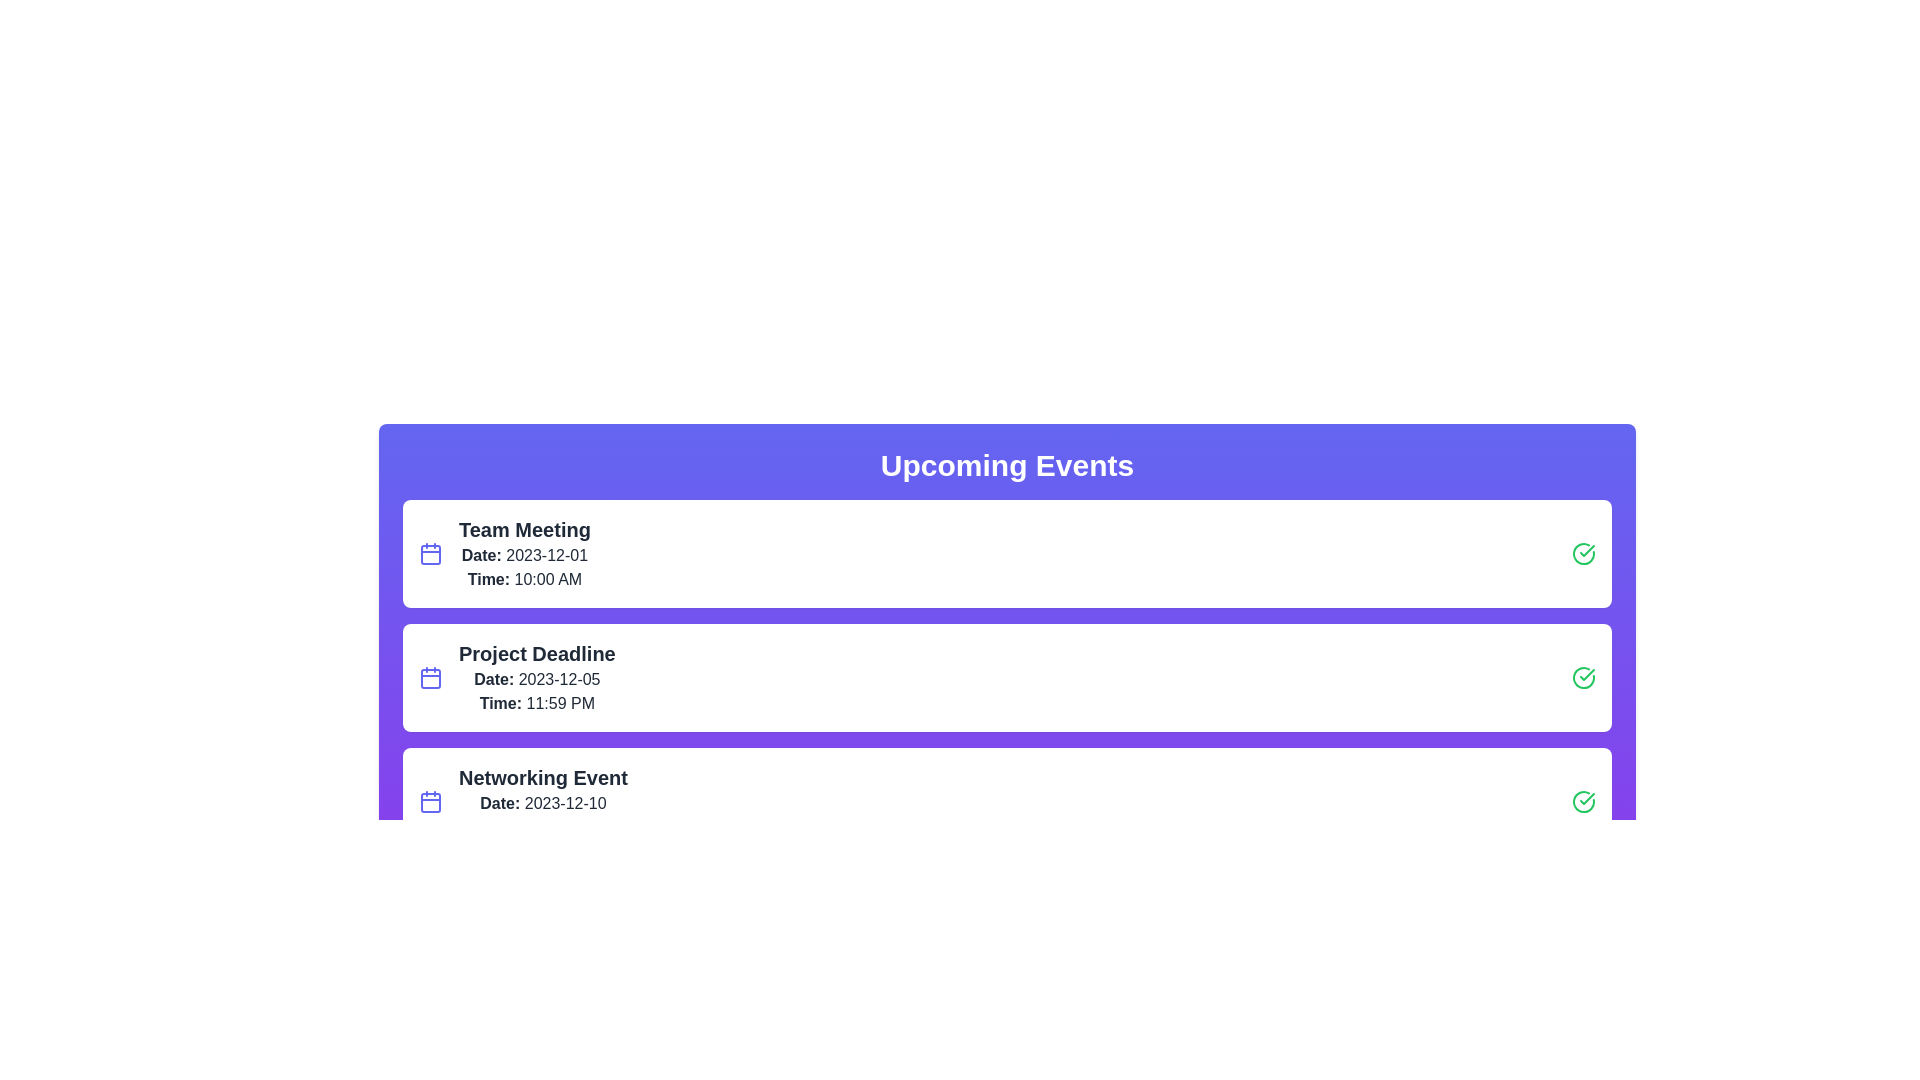 The height and width of the screenshot is (1080, 1920). What do you see at coordinates (430, 801) in the screenshot?
I see `the calendar icon representing the start date of the 'Networking Event' in the third row` at bounding box center [430, 801].